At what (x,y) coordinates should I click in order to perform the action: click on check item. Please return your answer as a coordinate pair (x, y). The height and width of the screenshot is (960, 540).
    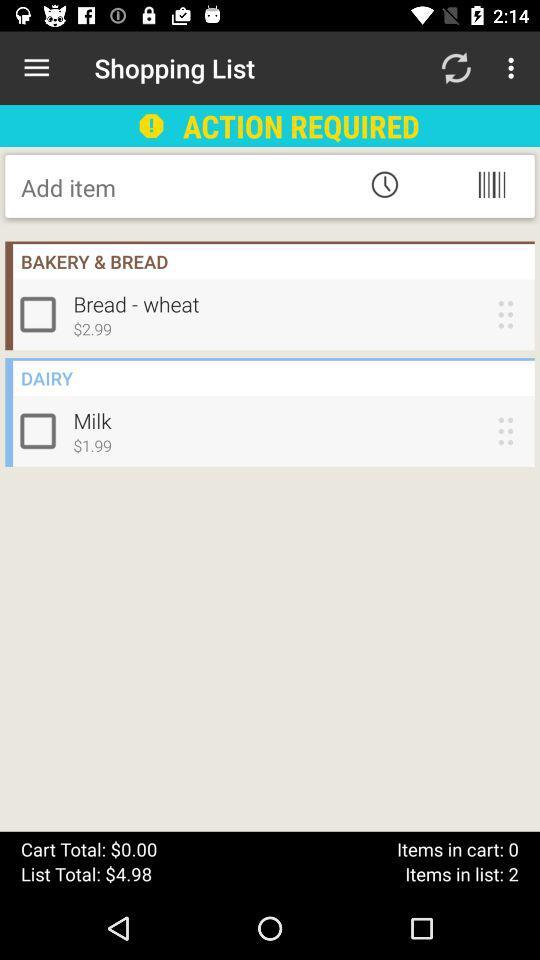
    Looking at the image, I should click on (42, 314).